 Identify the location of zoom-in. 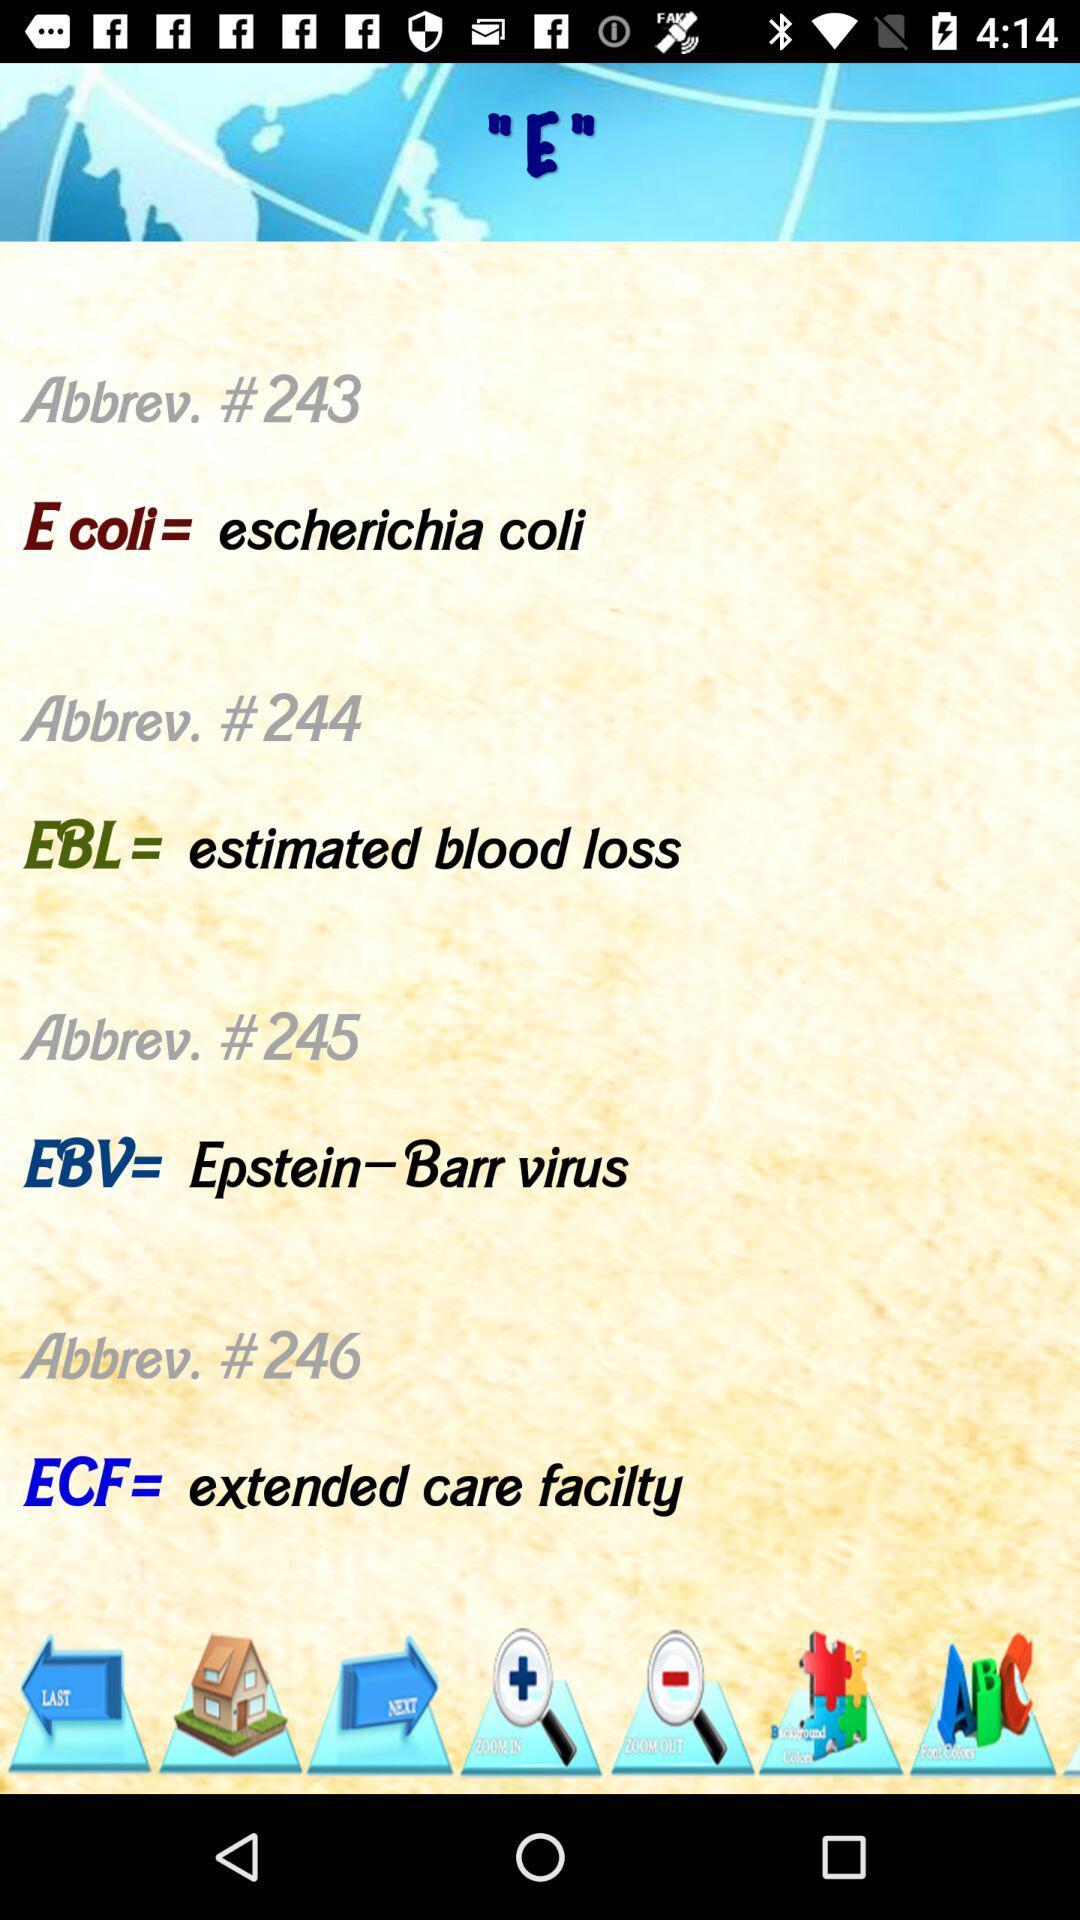
(529, 1702).